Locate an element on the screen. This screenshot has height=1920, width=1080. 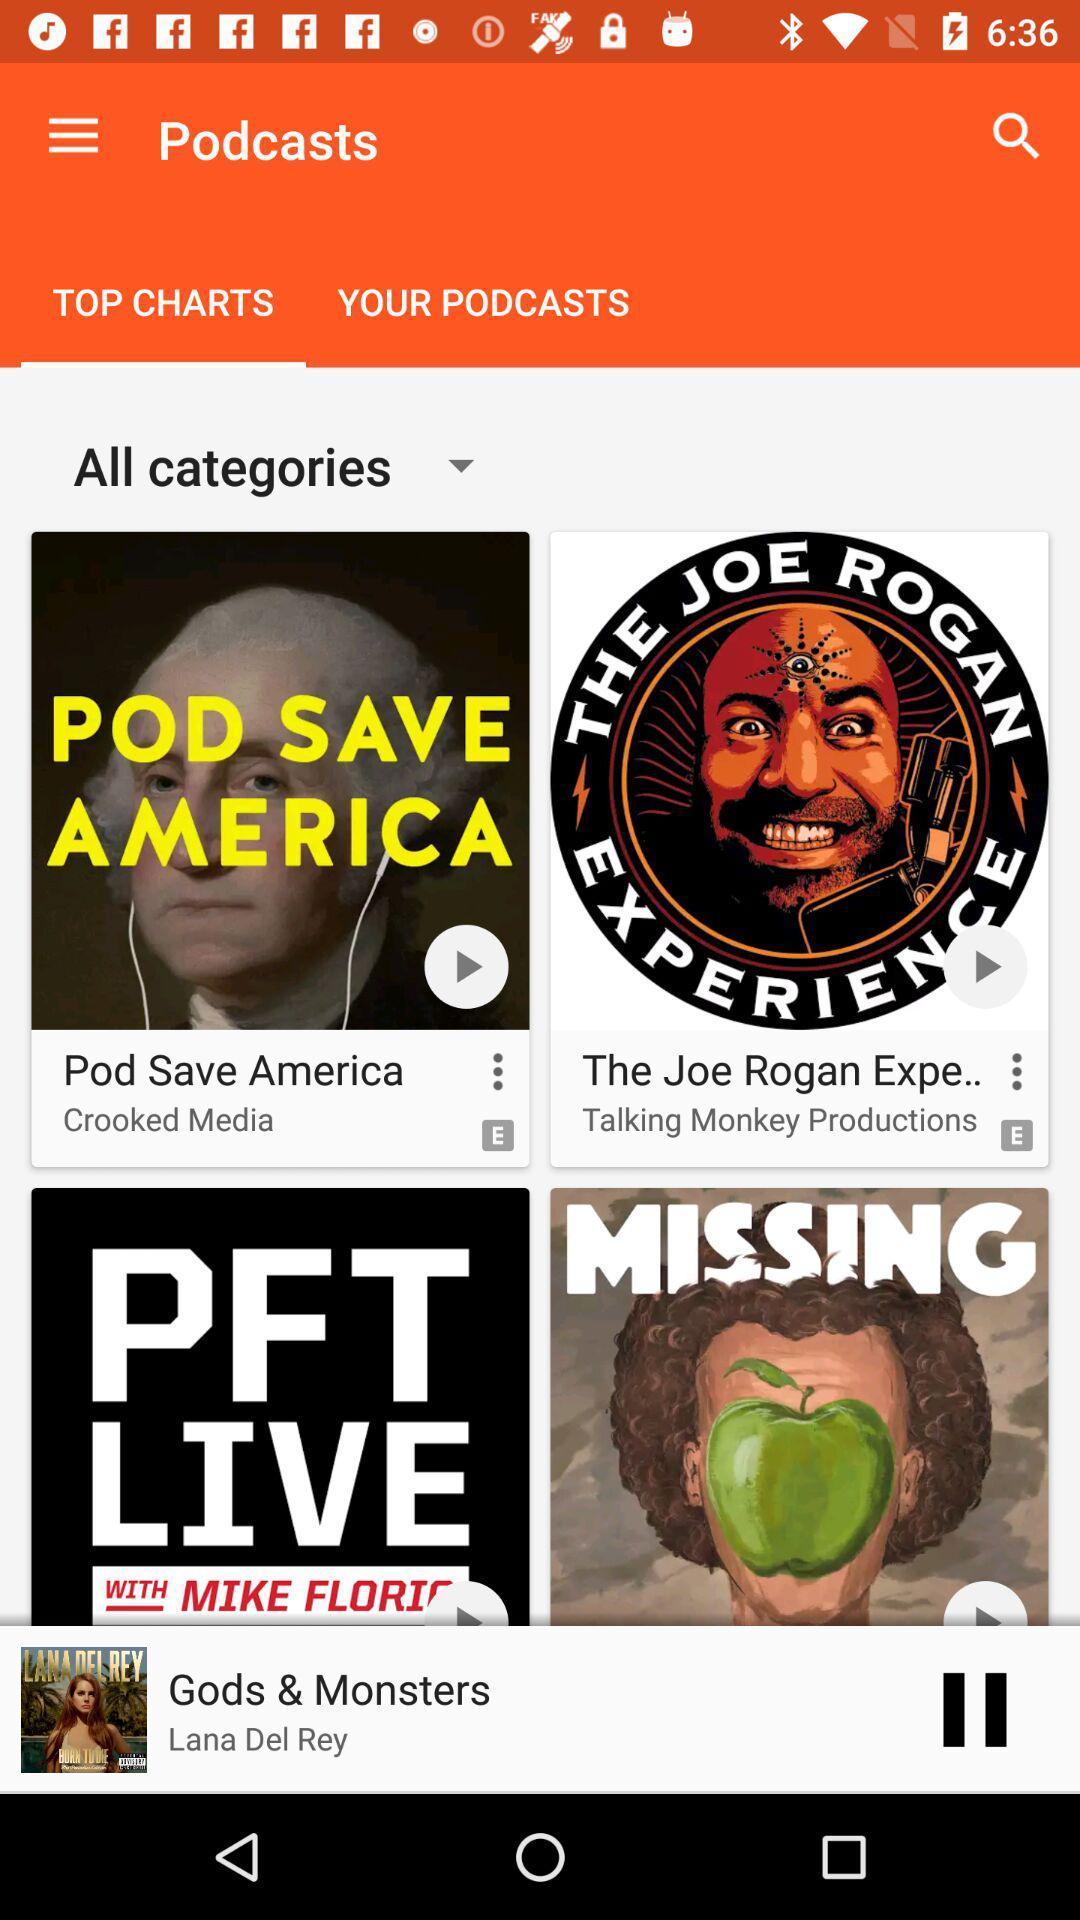
icon below the podcasts item is located at coordinates (483, 303).